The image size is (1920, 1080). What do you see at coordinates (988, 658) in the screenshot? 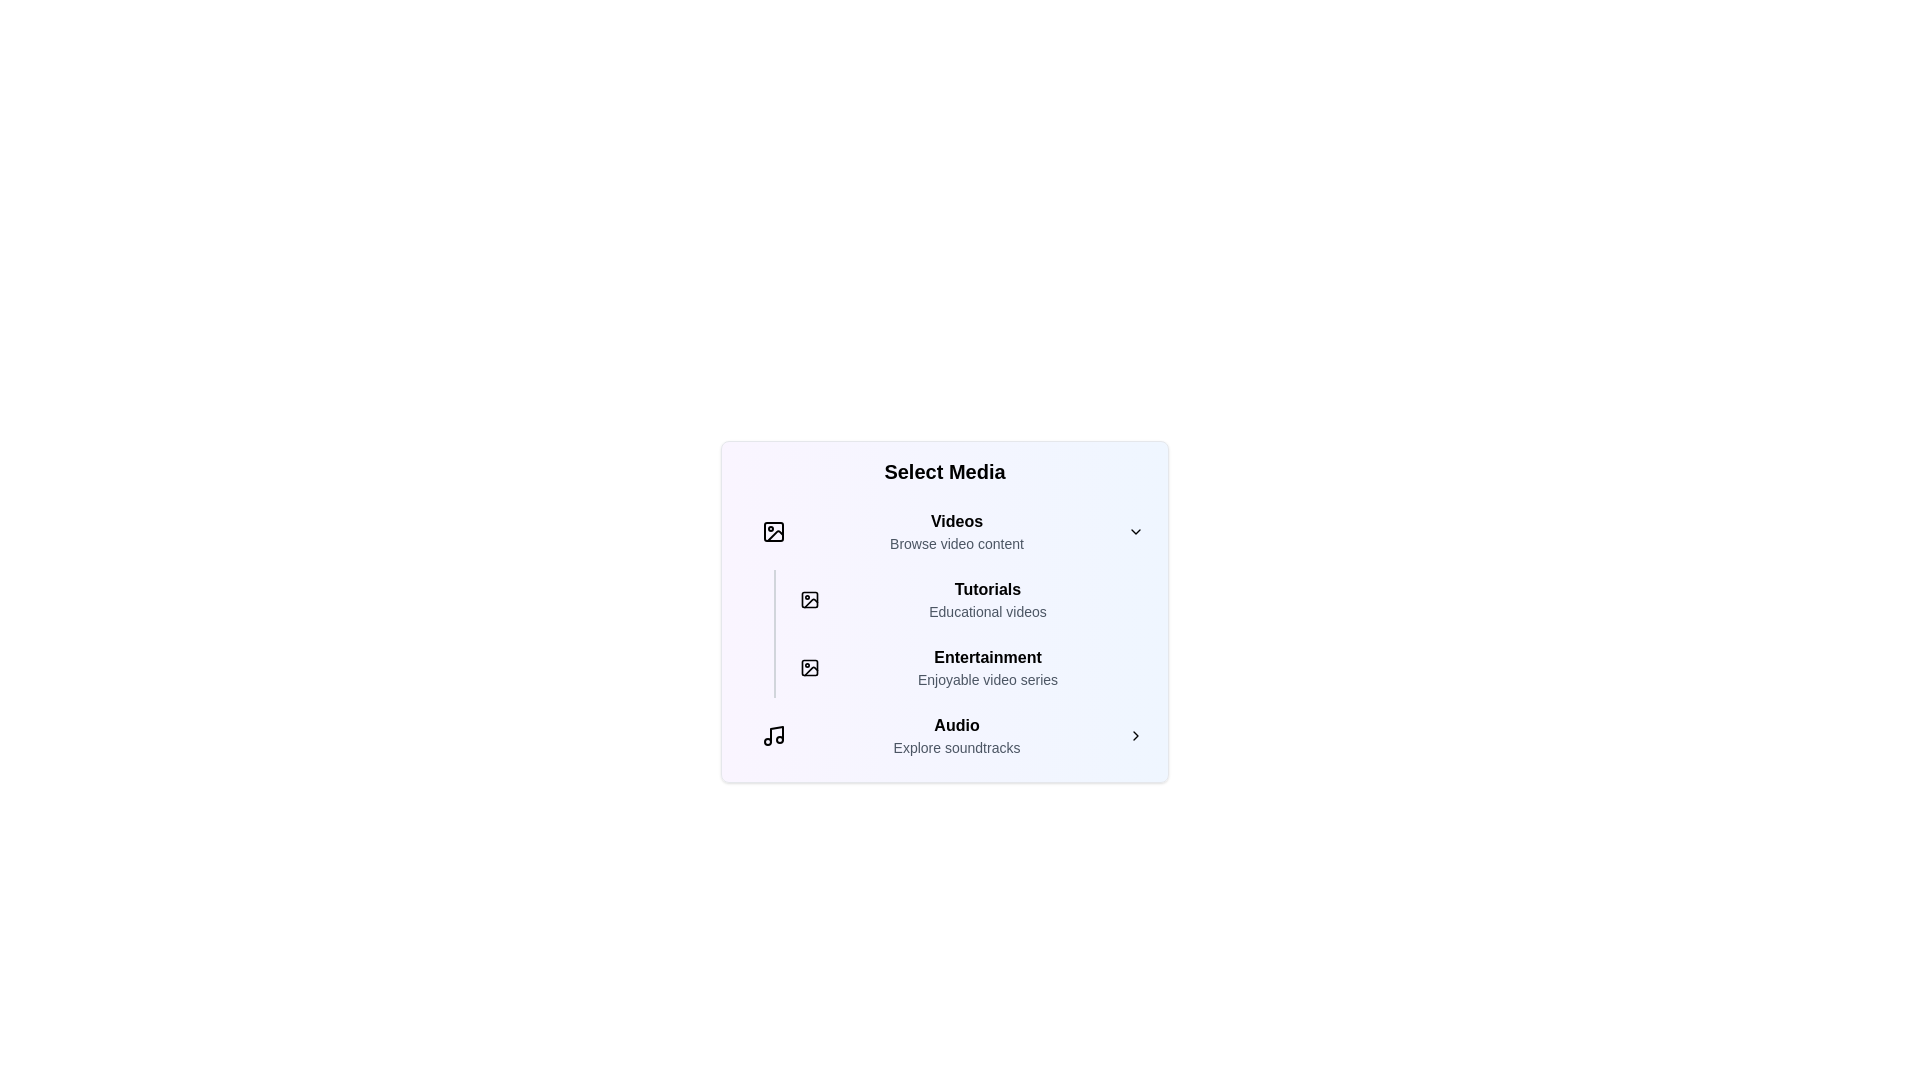
I see `the bold text label reading 'Entertainment'` at bounding box center [988, 658].